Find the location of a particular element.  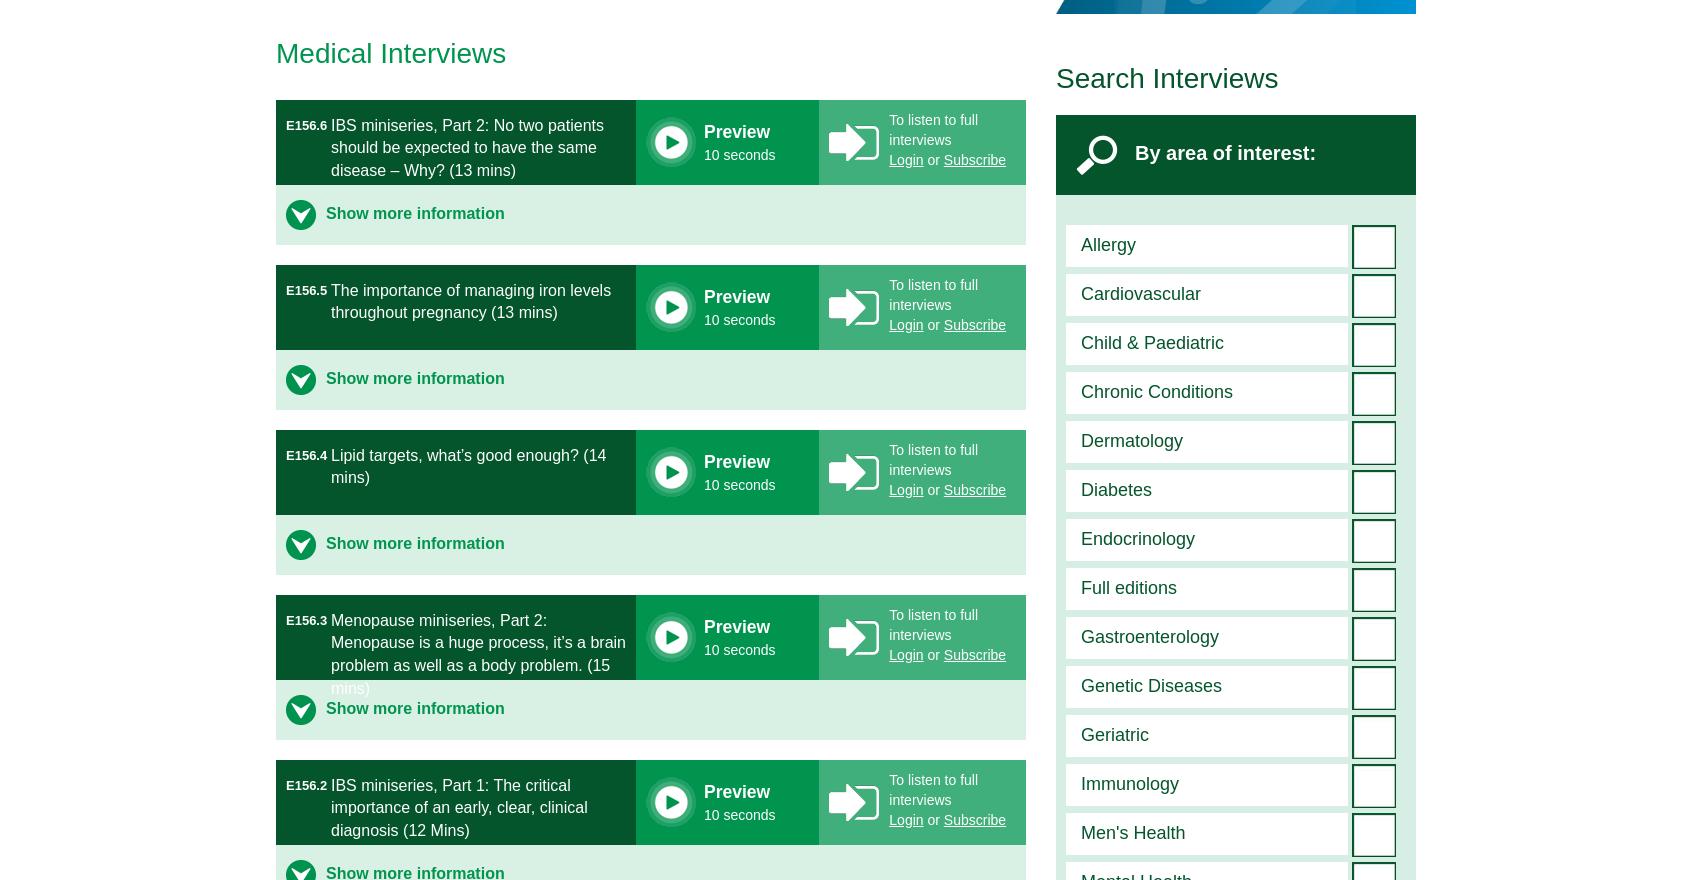

'IBS miniseries, Part 1: The critical importance of an early, clear, clinical diagnosis (12 Mins)' is located at coordinates (458, 806).